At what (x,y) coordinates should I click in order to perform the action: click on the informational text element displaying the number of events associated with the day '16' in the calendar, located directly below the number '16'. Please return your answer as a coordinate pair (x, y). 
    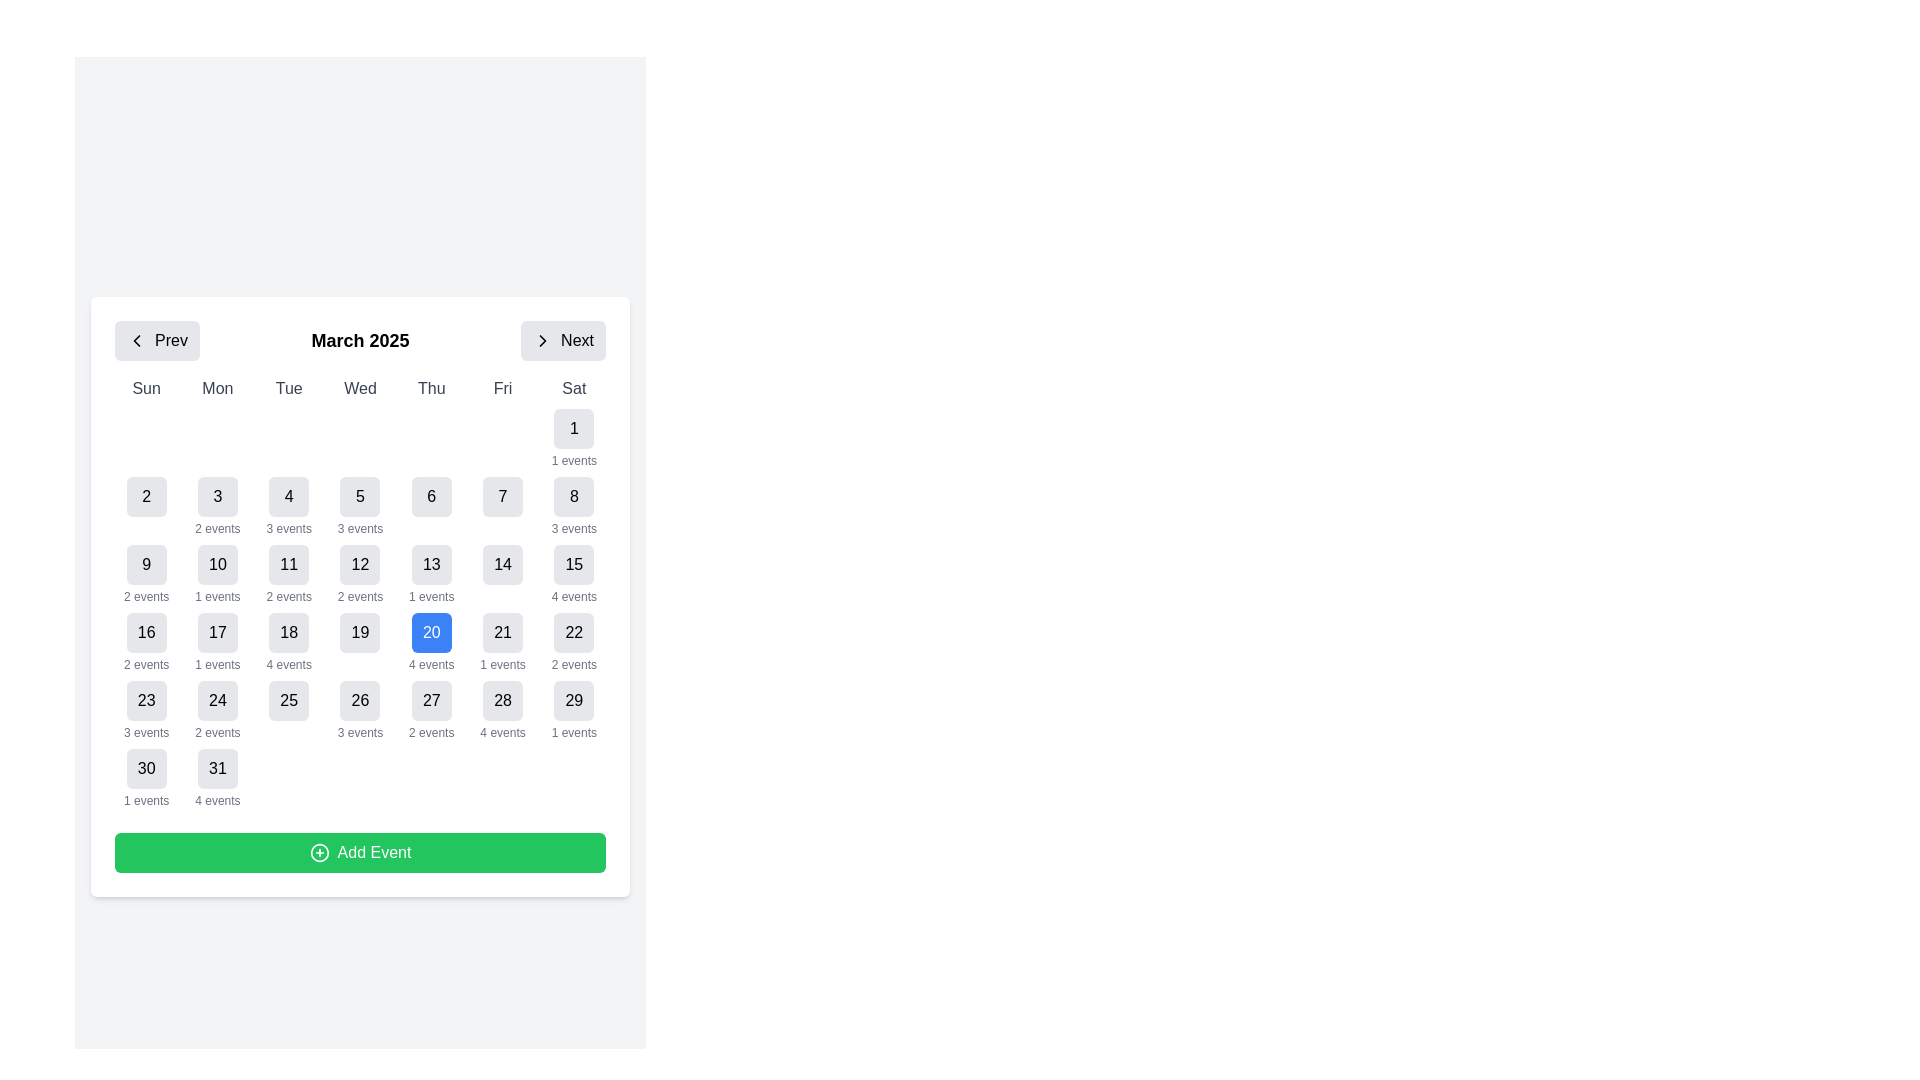
    Looking at the image, I should click on (145, 664).